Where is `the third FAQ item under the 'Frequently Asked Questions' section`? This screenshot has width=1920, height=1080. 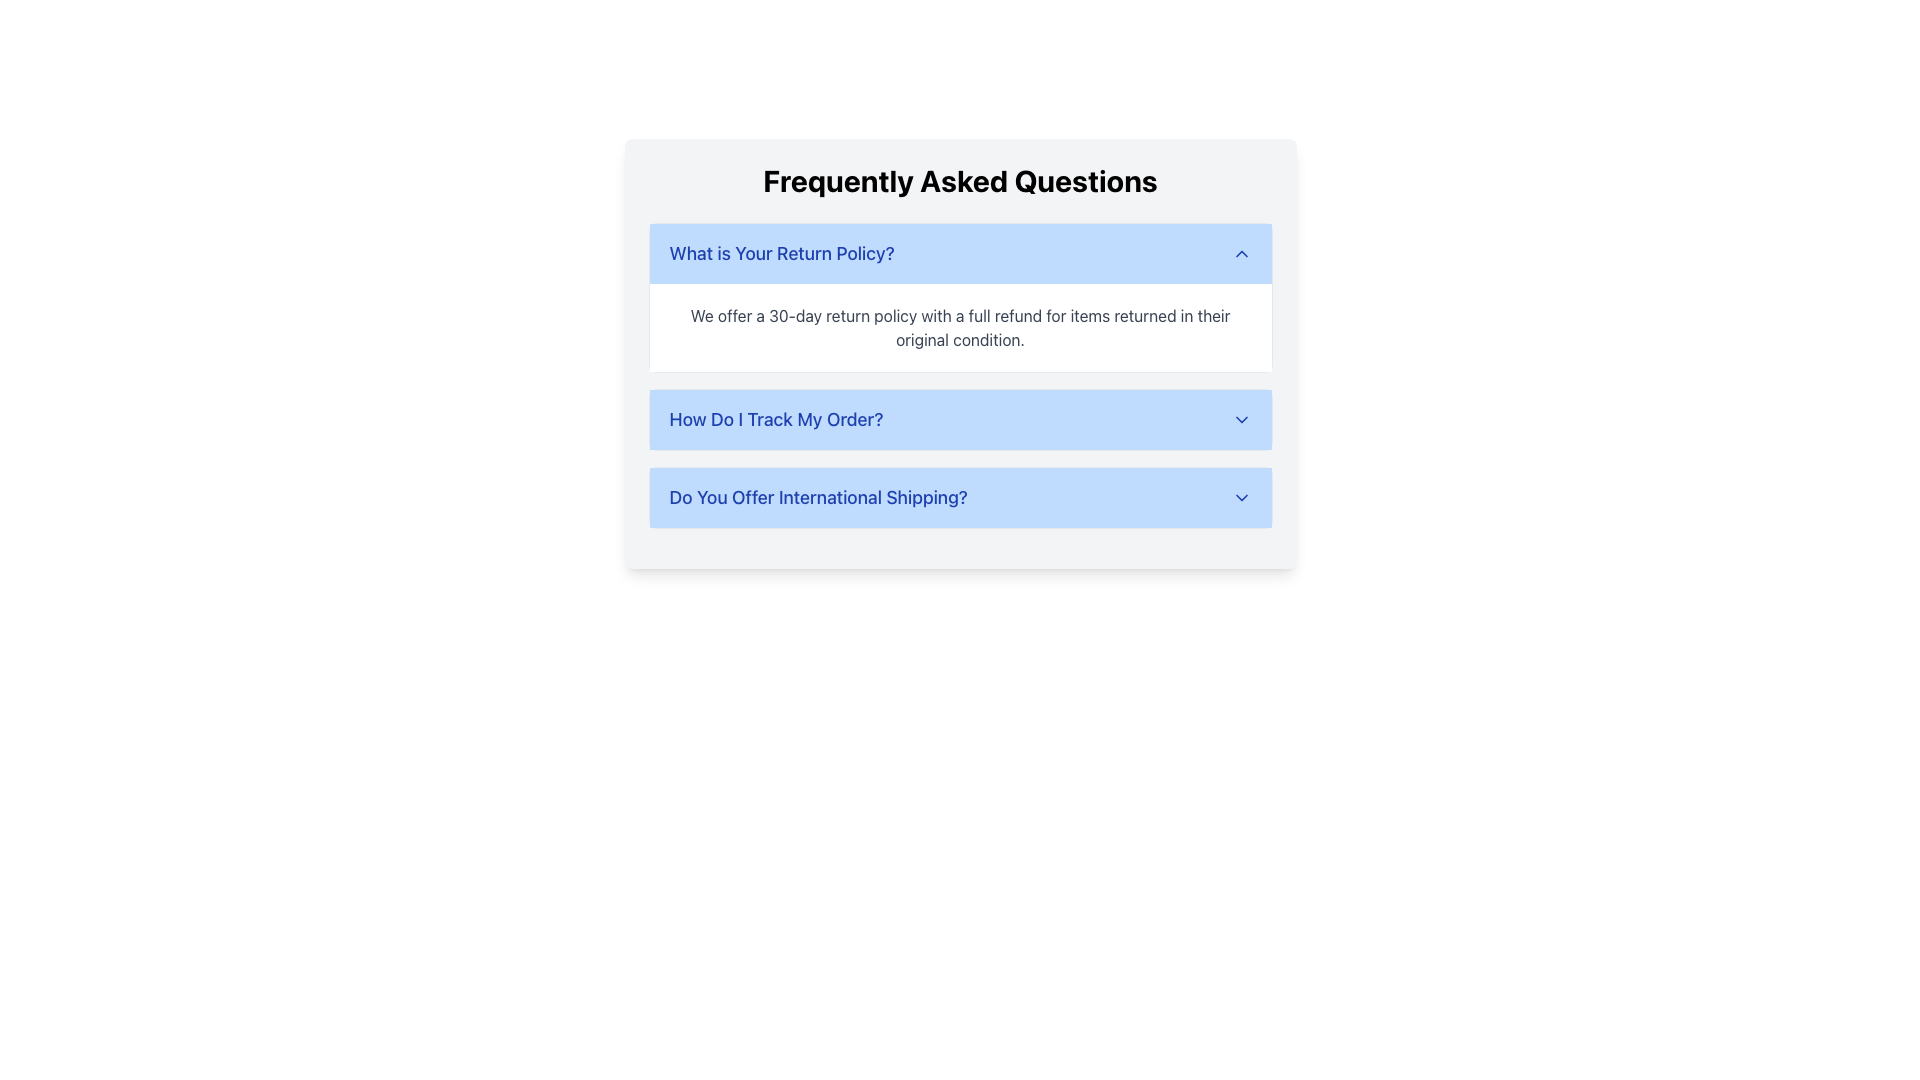
the third FAQ item under the 'Frequently Asked Questions' section is located at coordinates (960, 496).